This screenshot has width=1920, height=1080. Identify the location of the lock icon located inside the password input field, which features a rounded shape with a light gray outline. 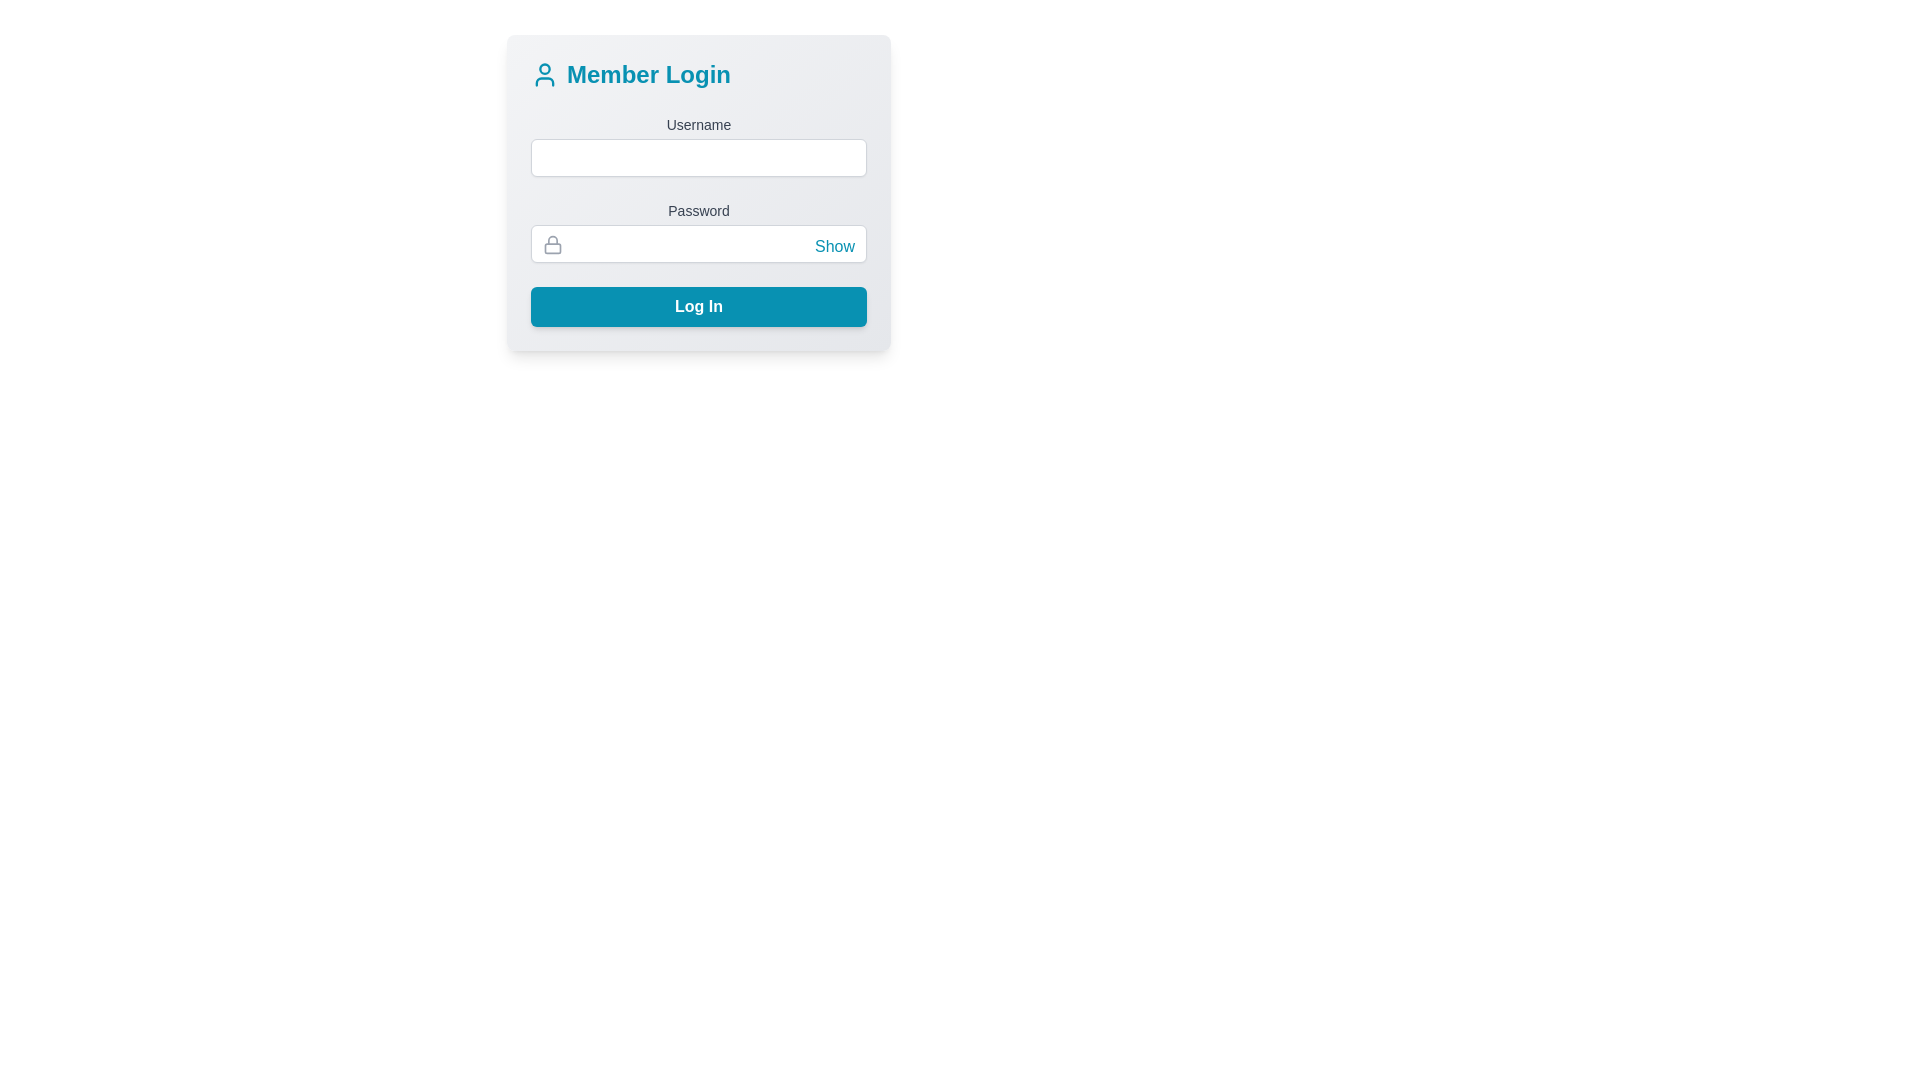
(552, 244).